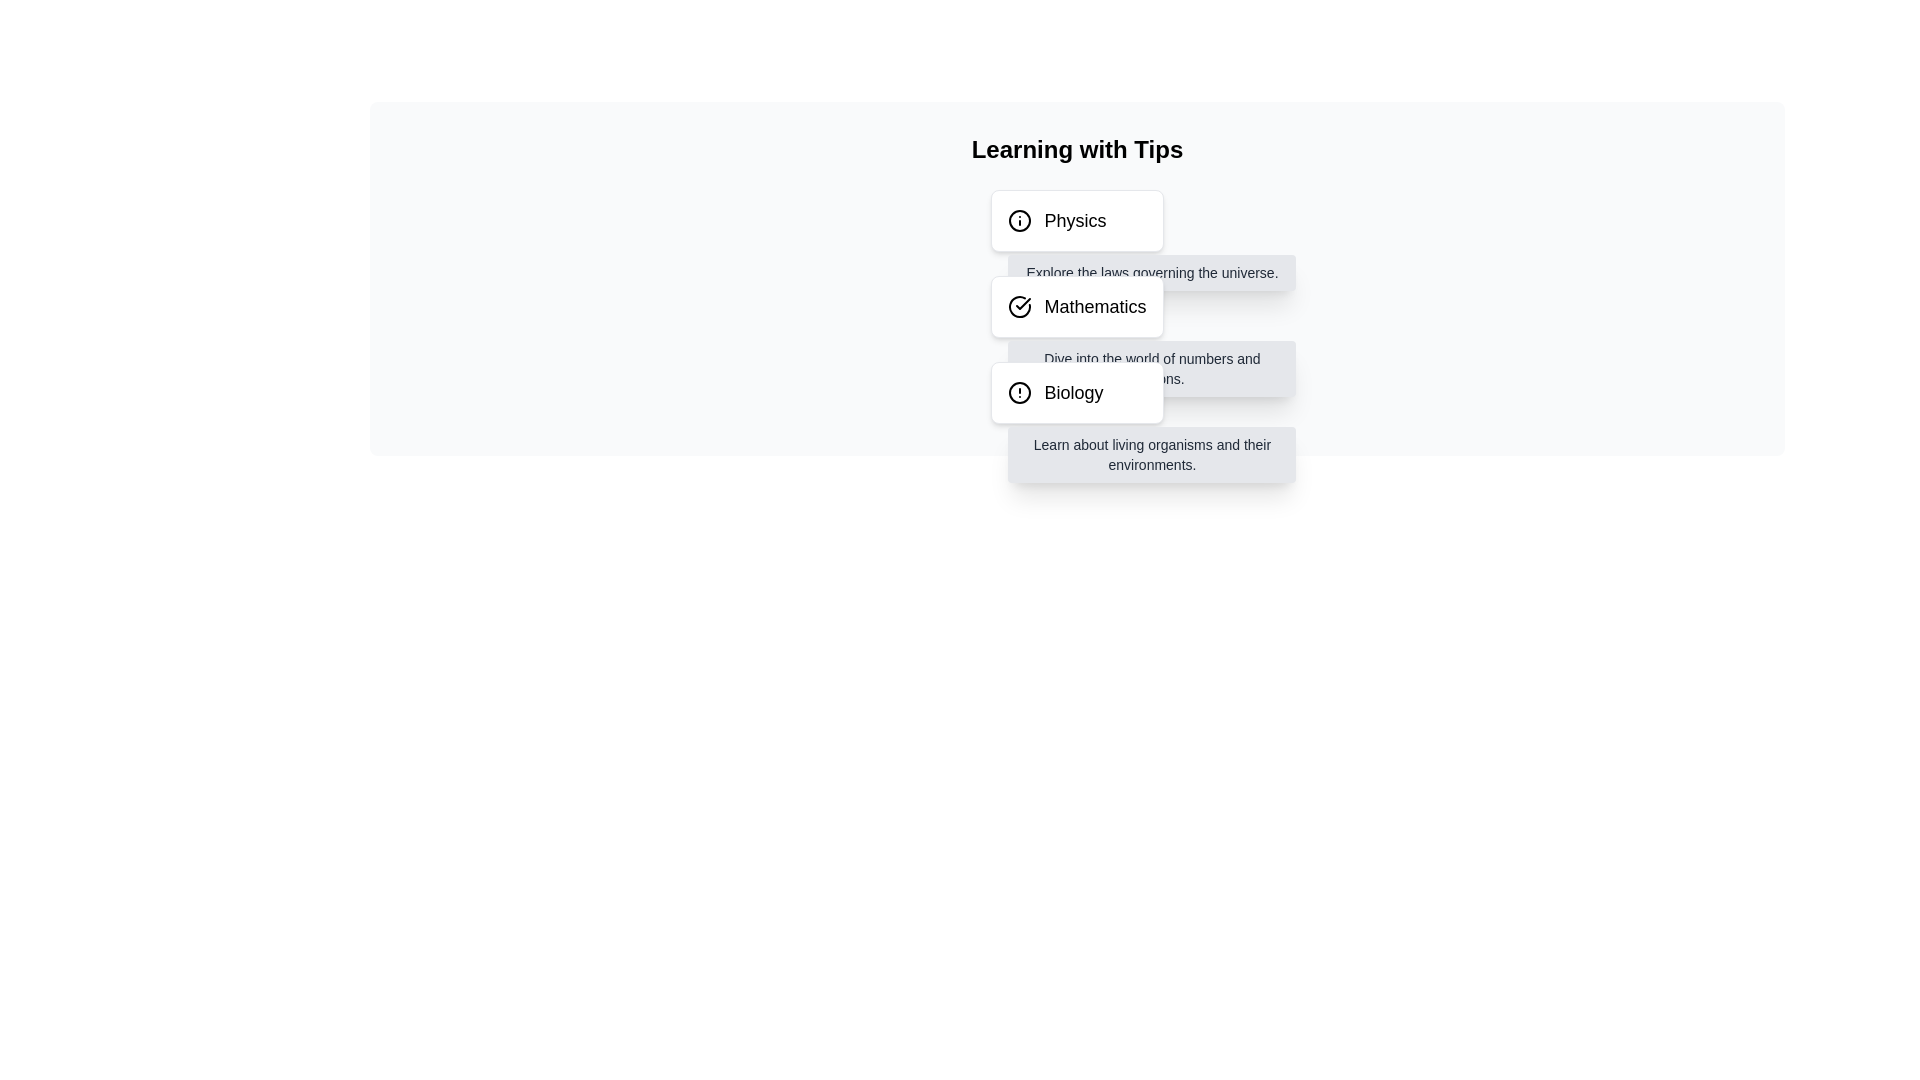 The width and height of the screenshot is (1920, 1080). Describe the element at coordinates (1152, 273) in the screenshot. I see `text label that displays 'Explore the laws governing the universe.' positioned below the 'Physics' button` at that location.